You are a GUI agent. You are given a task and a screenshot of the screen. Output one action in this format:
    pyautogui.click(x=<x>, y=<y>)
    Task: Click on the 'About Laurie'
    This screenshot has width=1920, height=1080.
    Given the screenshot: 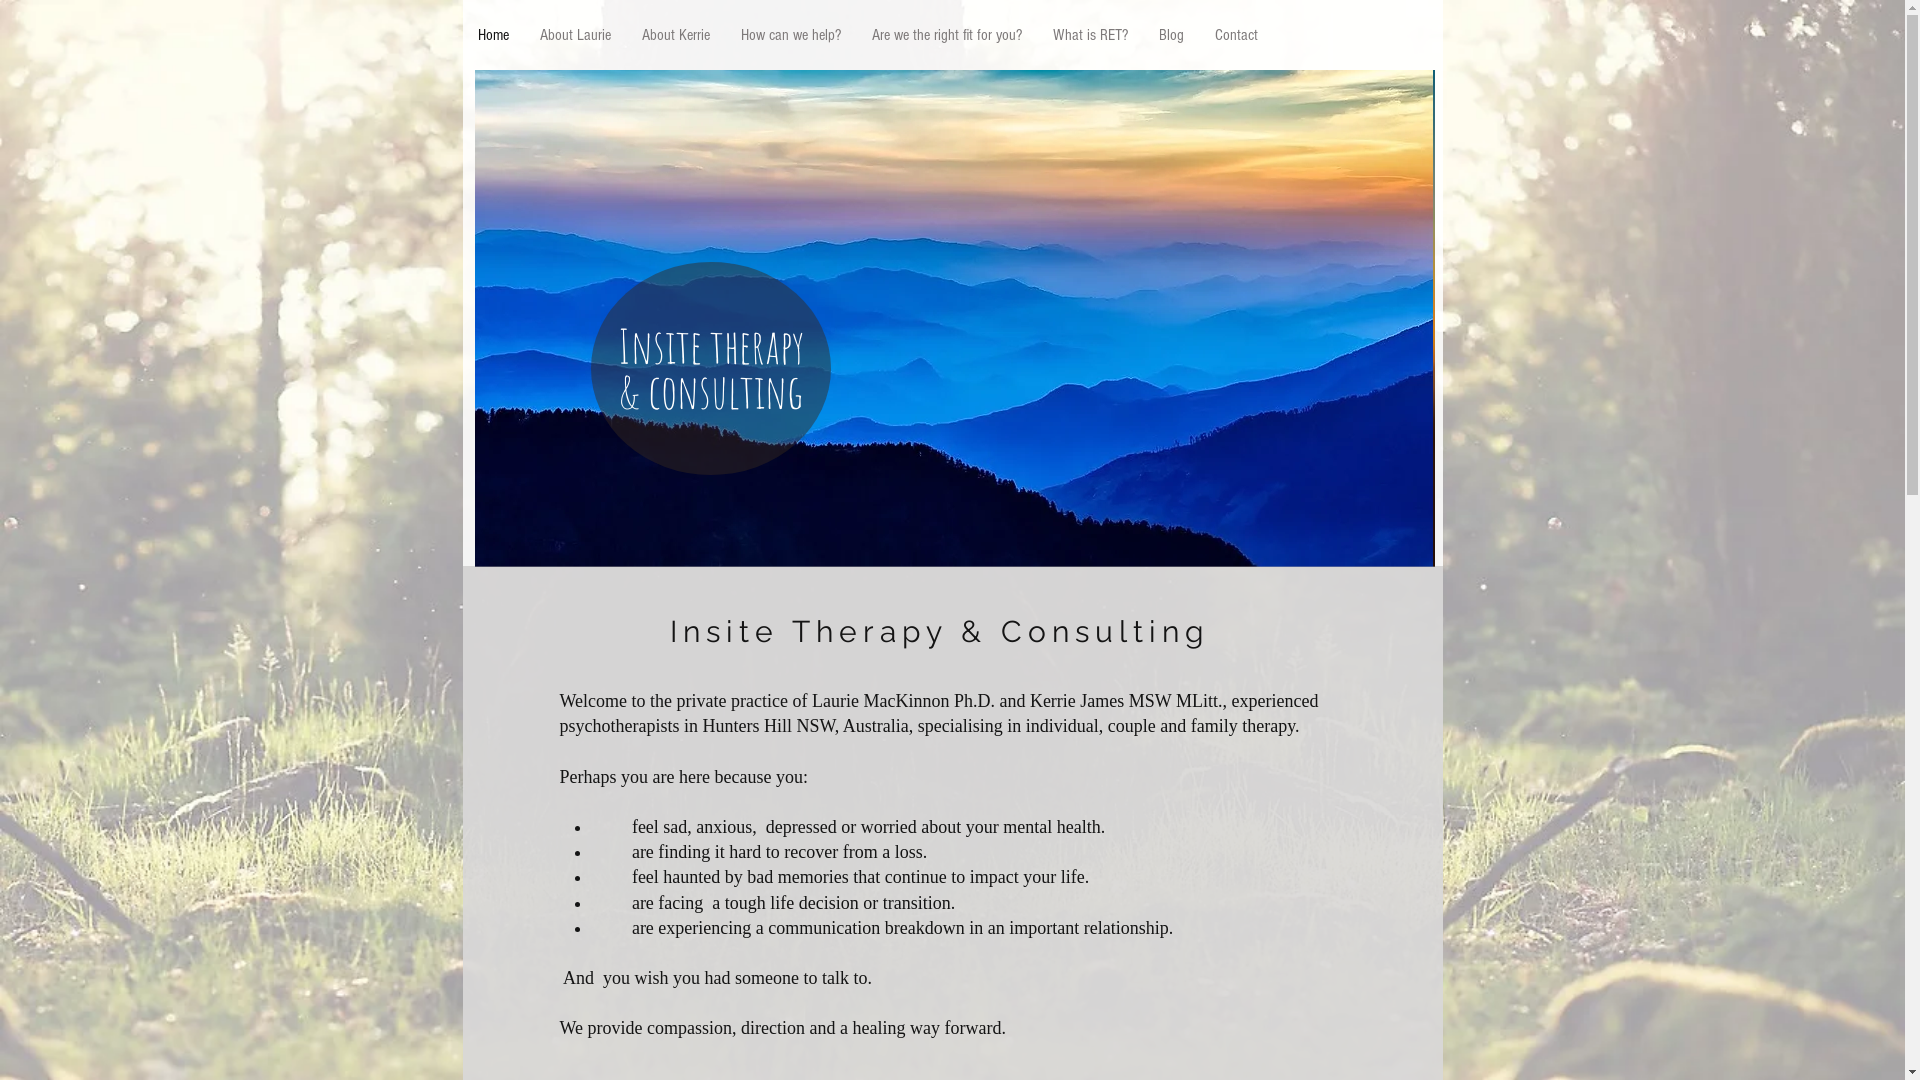 What is the action you would take?
    pyautogui.click(x=574, y=35)
    